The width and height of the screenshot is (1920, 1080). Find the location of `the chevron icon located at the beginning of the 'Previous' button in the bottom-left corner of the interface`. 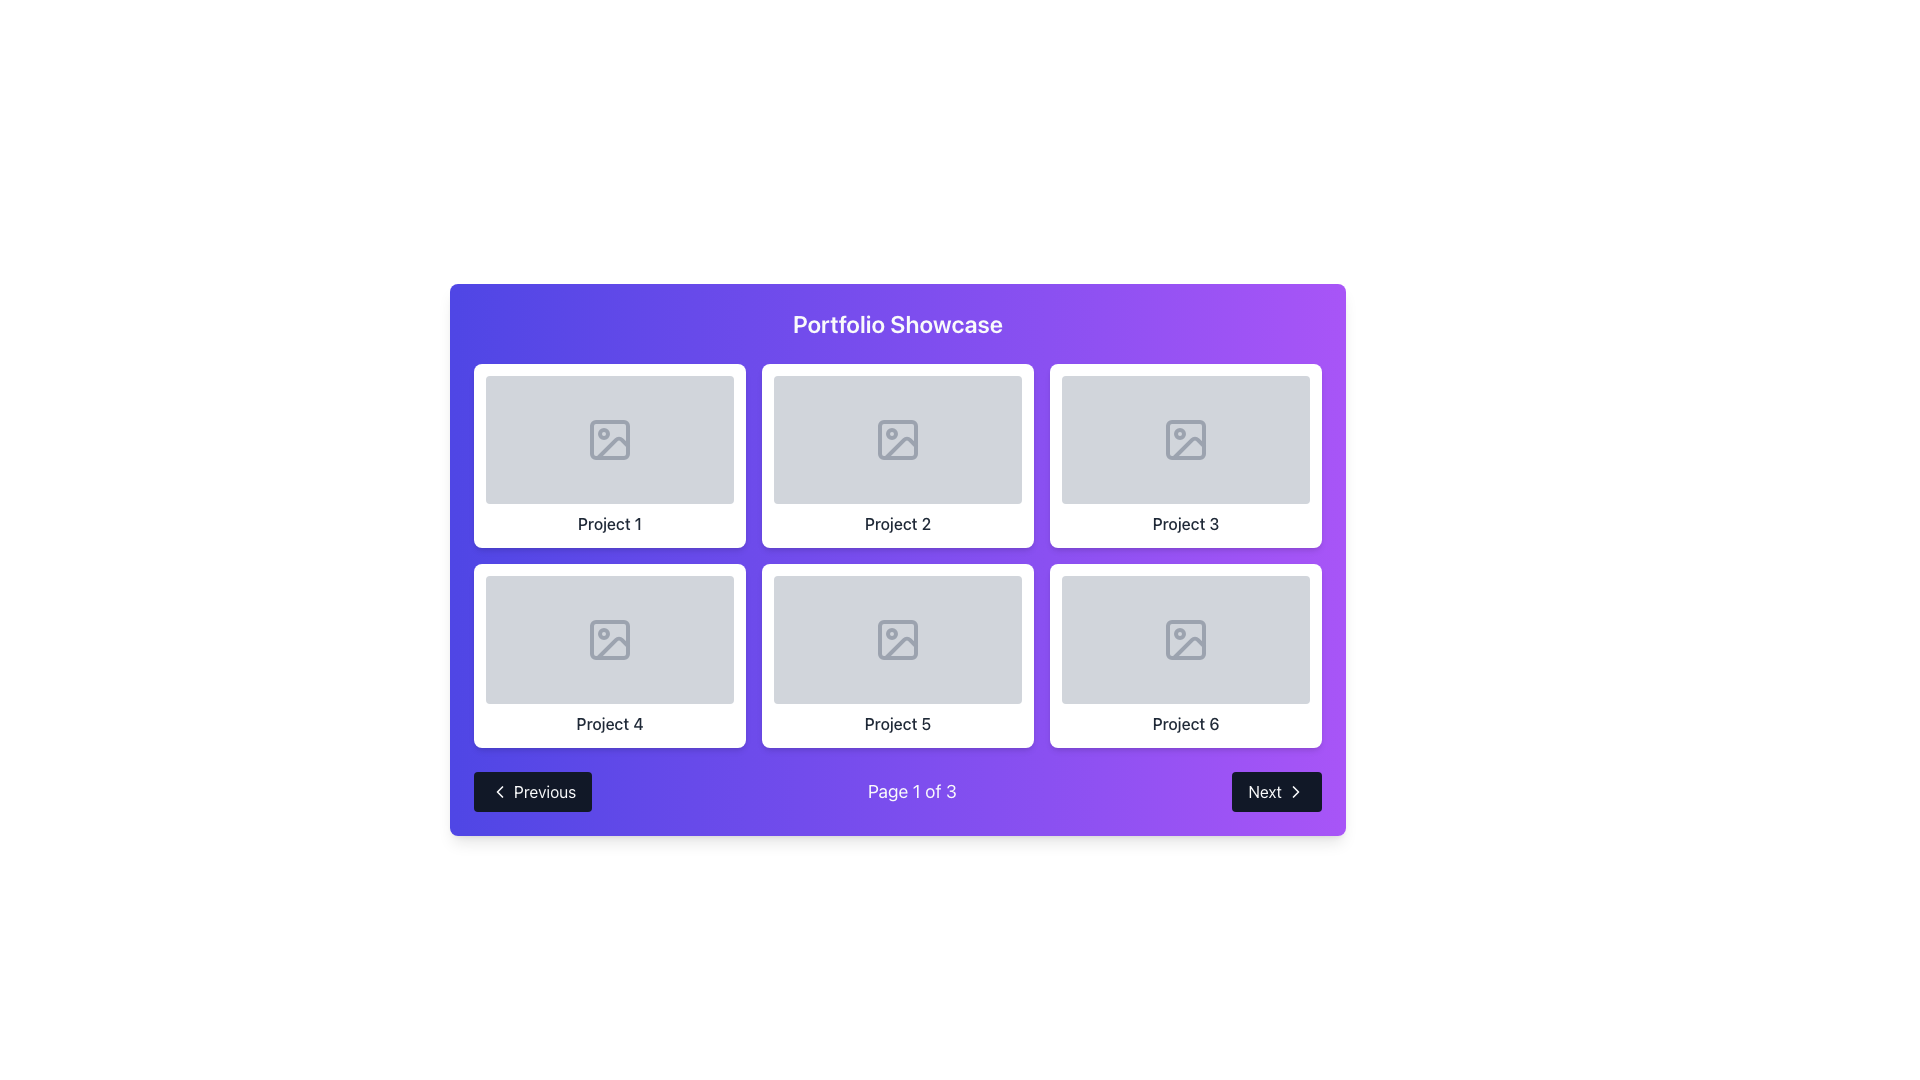

the chevron icon located at the beginning of the 'Previous' button in the bottom-left corner of the interface is located at coordinates (499, 790).